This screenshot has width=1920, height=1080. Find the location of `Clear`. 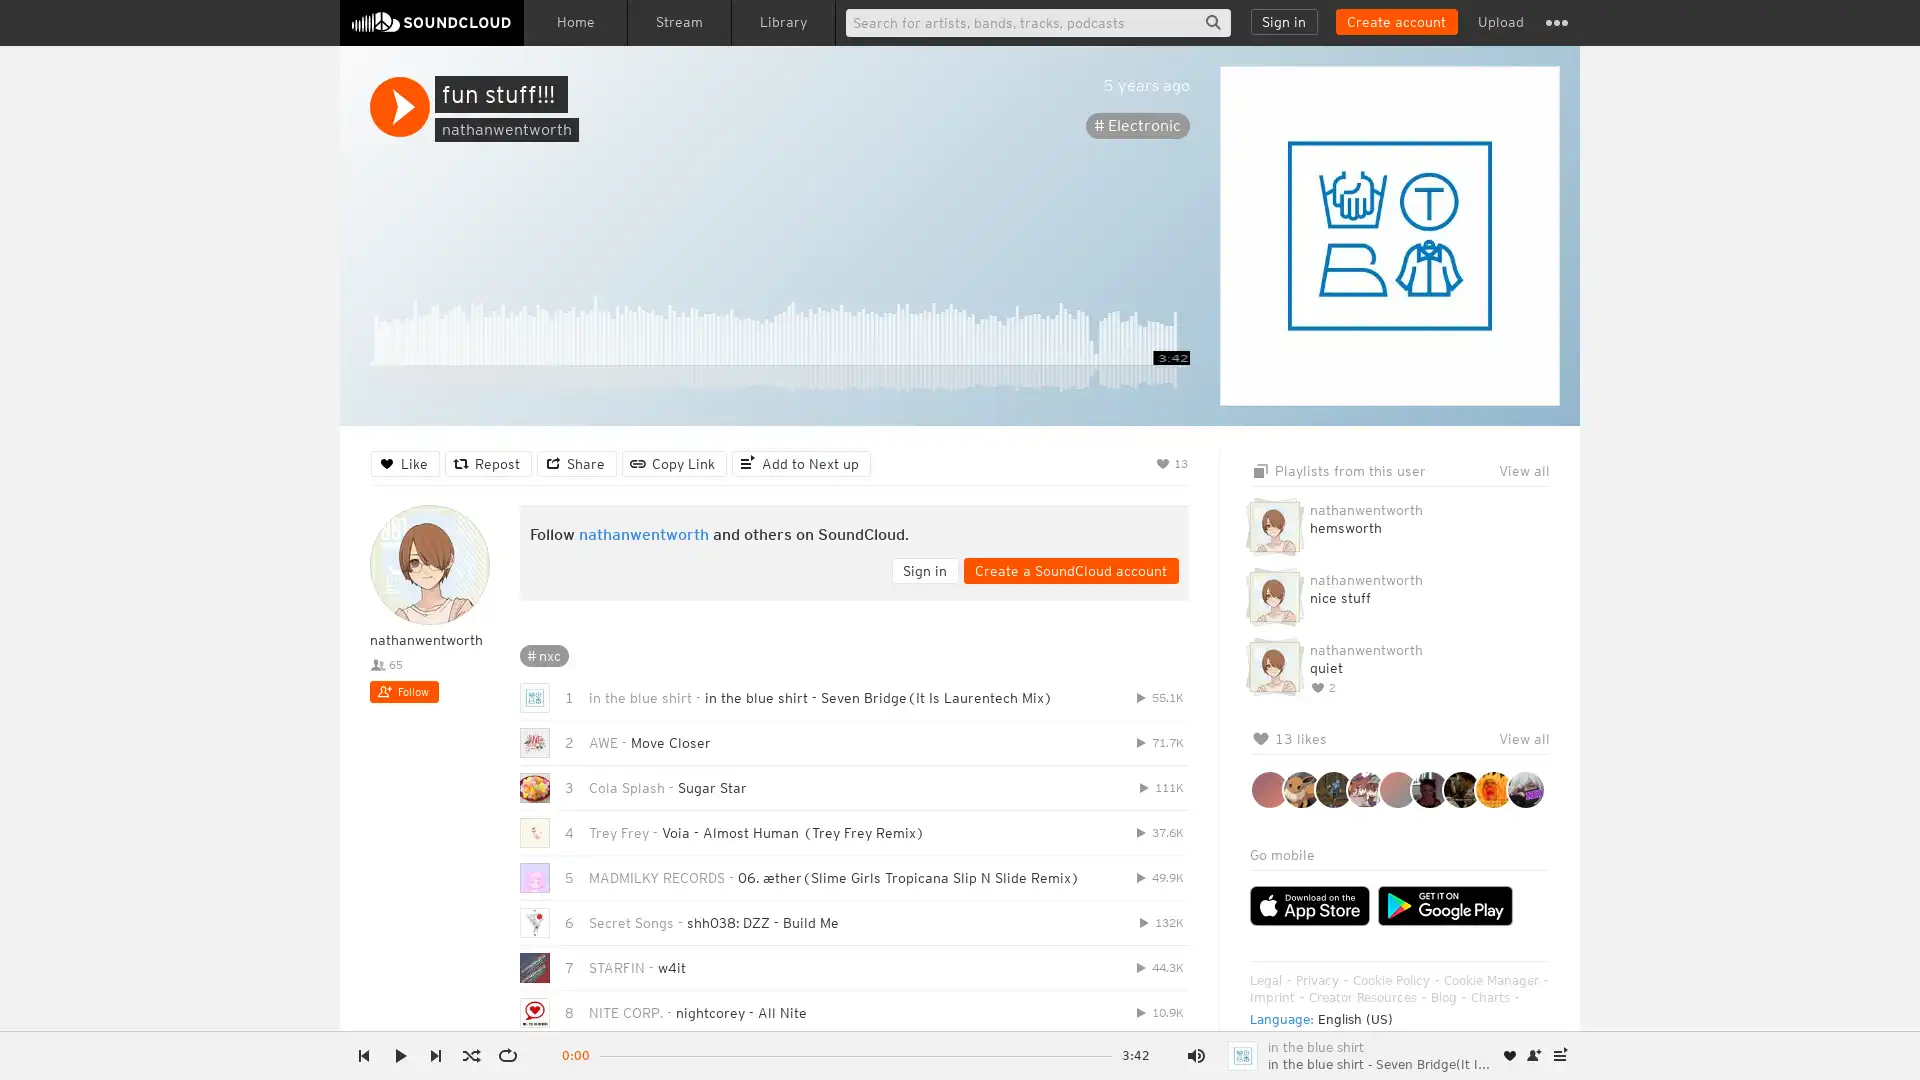

Clear is located at coordinates (1482, 496).